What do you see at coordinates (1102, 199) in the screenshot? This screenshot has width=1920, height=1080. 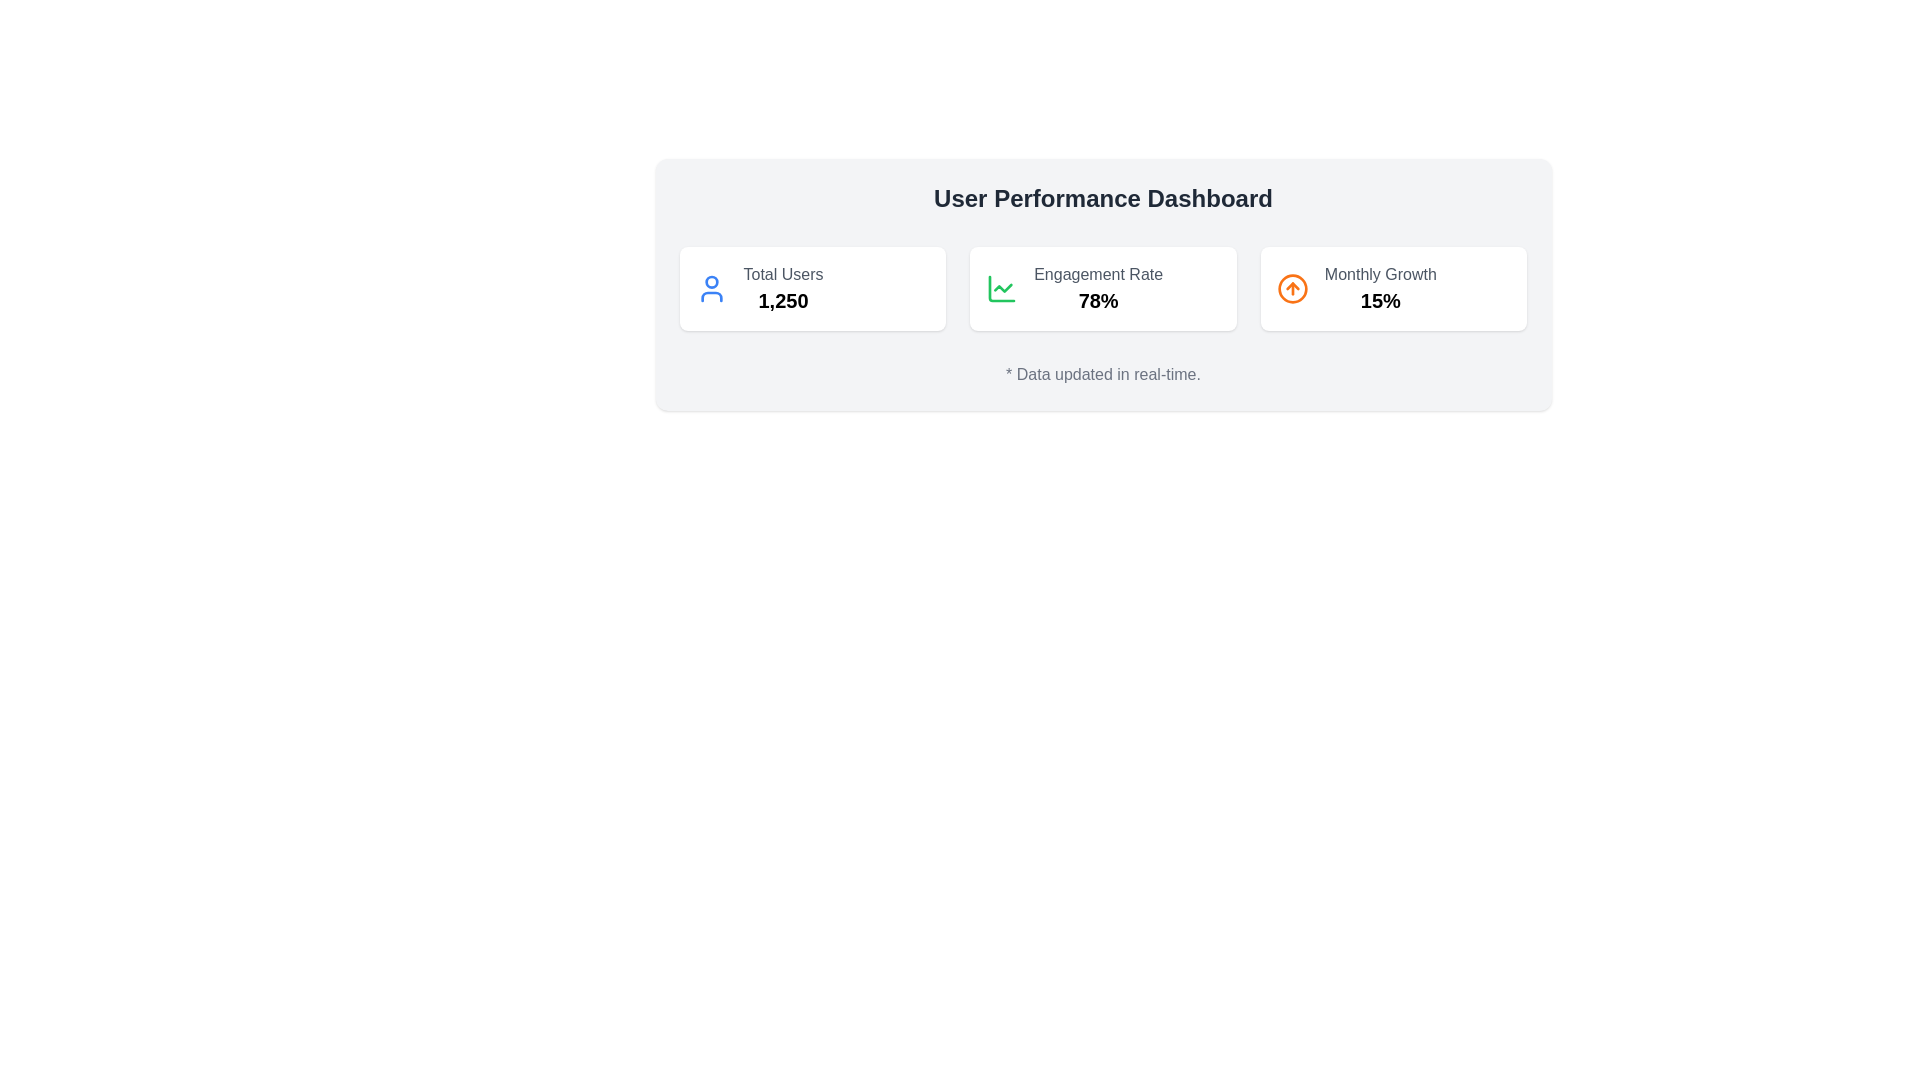 I see `header text reading 'User Performance Dashboard', which is styled in bold and large font located at the top of the card layout` at bounding box center [1102, 199].